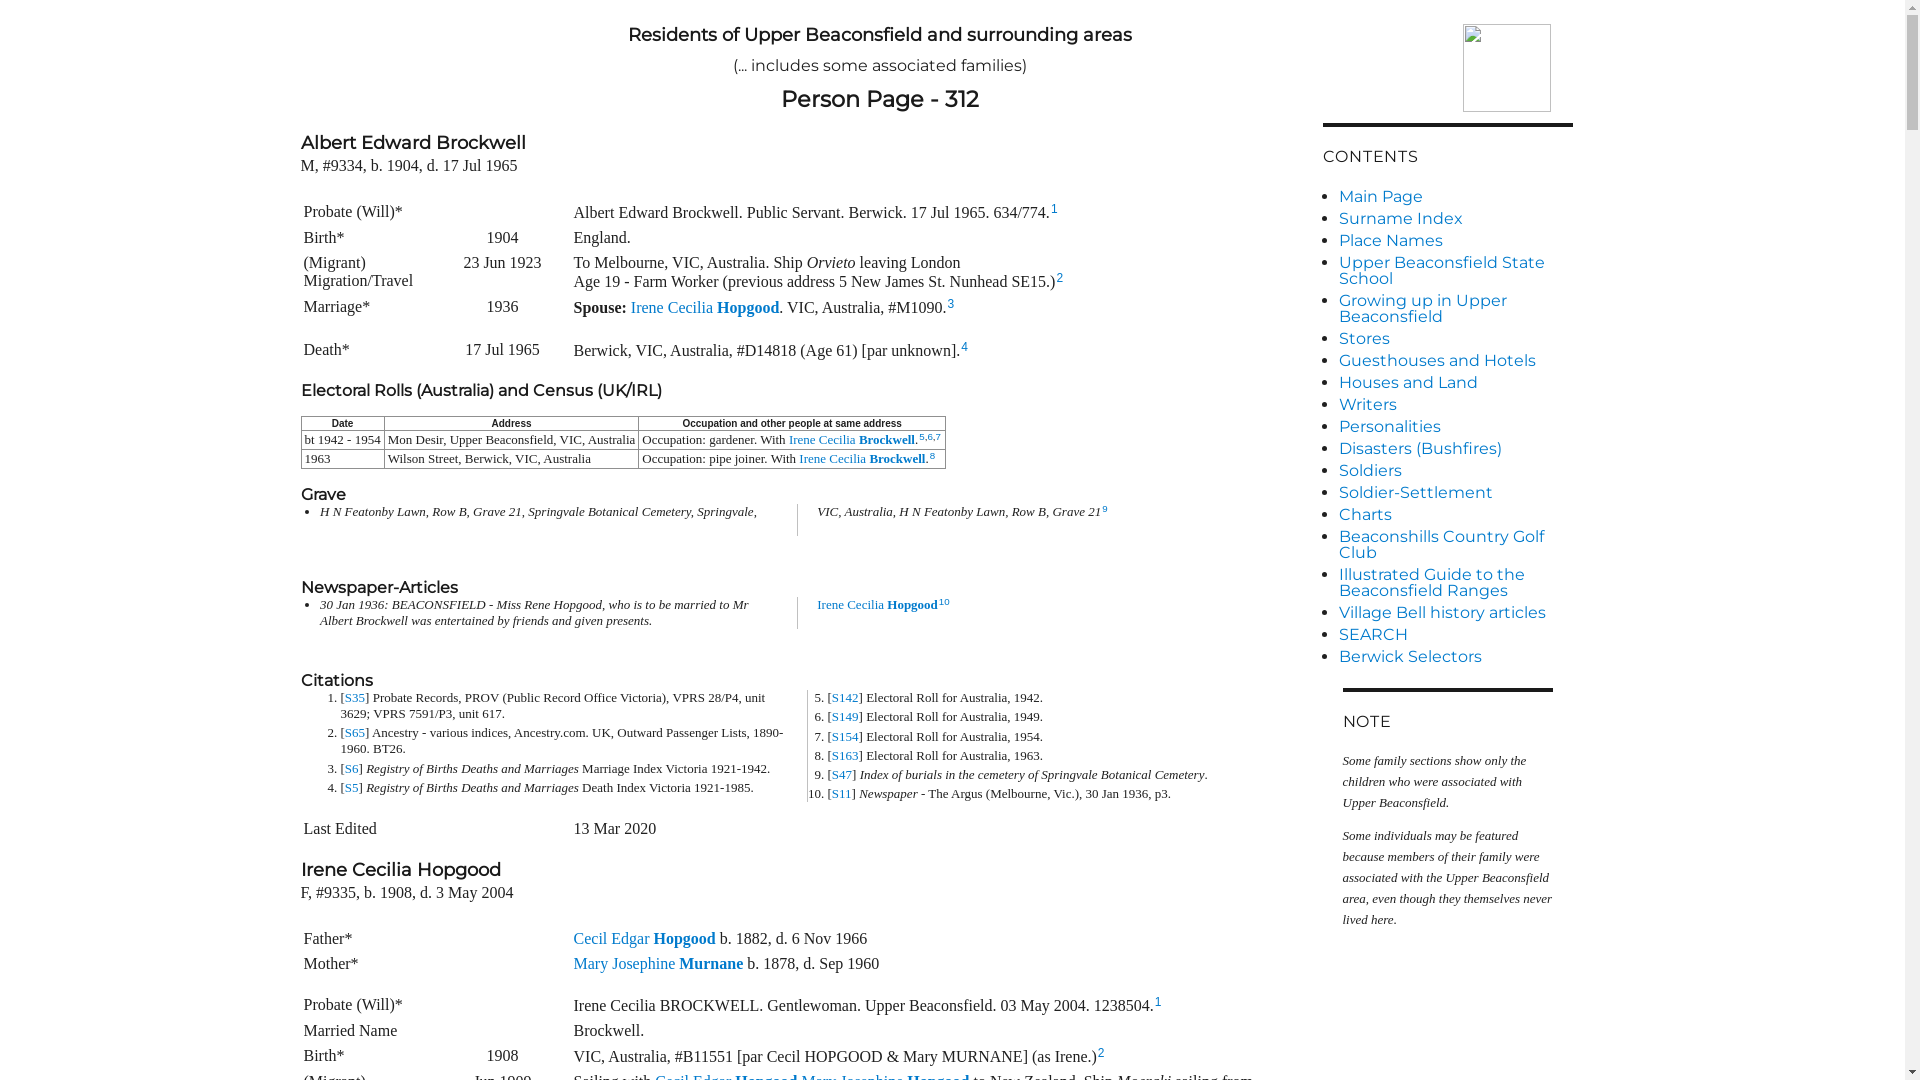 Image resolution: width=1920 pixels, height=1080 pixels. I want to click on 'S47', so click(841, 773).